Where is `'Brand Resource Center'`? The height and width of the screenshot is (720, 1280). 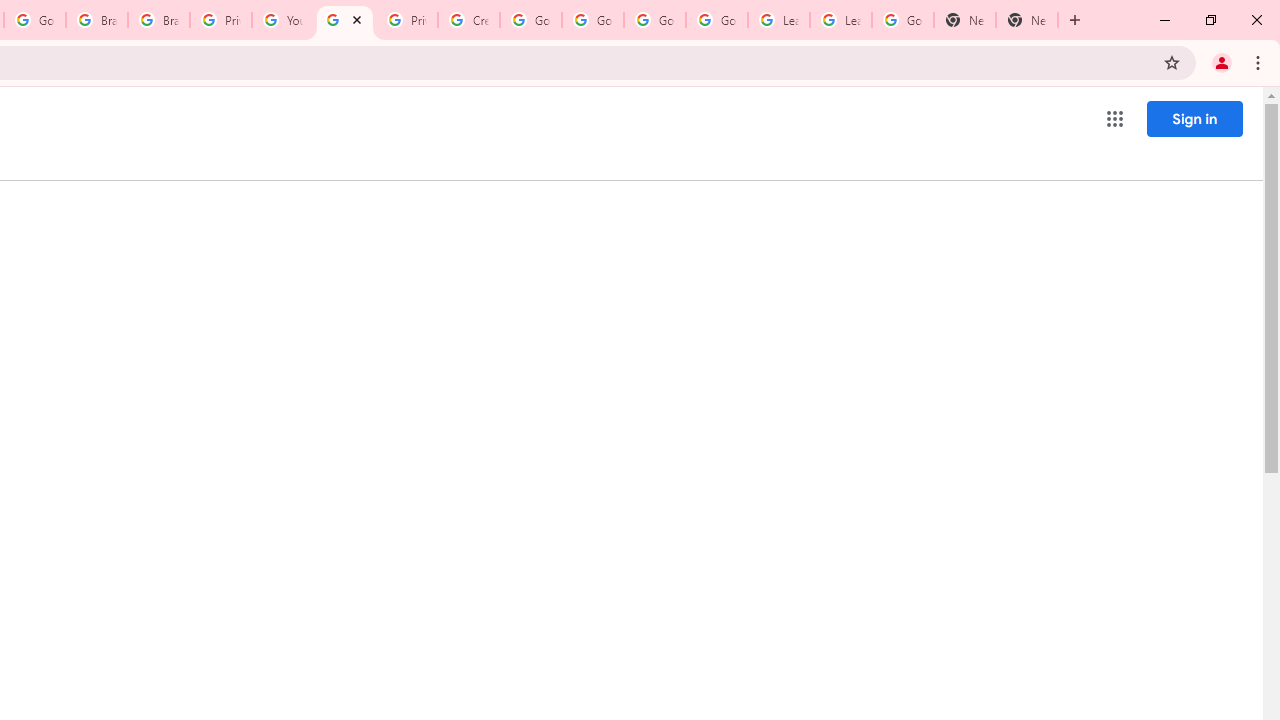
'Brand Resource Center' is located at coordinates (157, 20).